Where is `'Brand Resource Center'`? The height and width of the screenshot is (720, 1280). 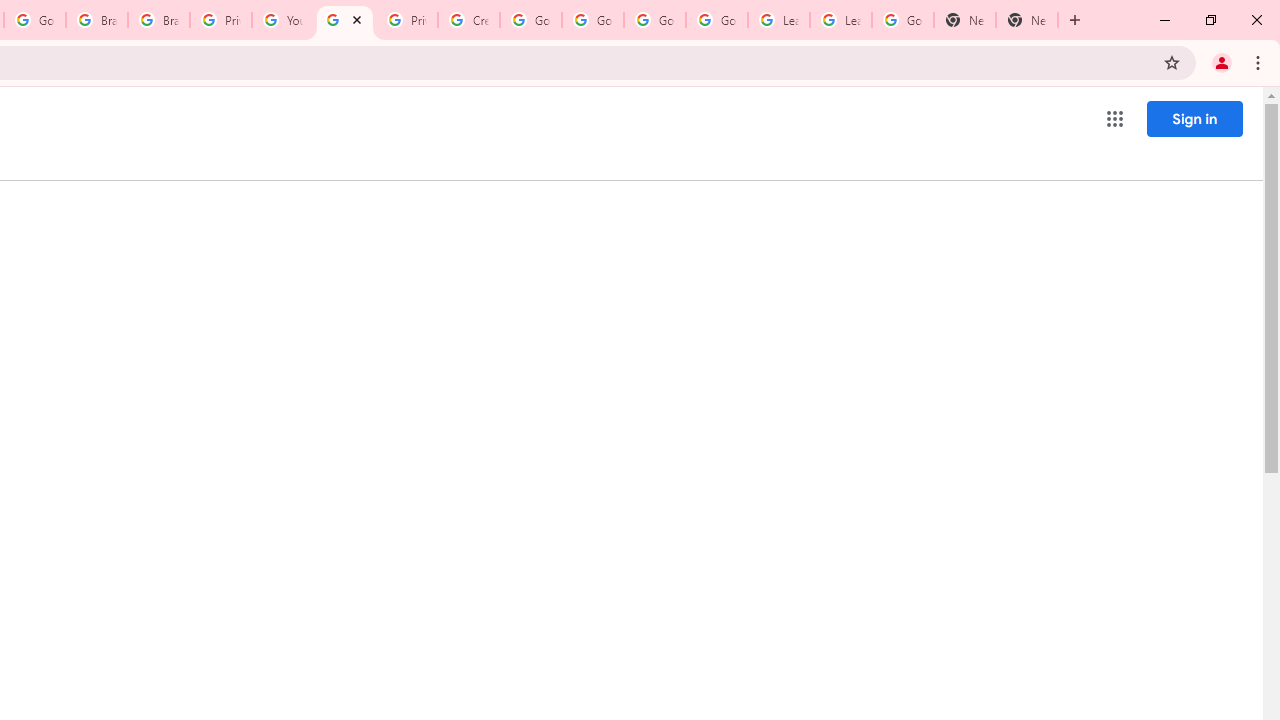
'Brand Resource Center' is located at coordinates (157, 20).